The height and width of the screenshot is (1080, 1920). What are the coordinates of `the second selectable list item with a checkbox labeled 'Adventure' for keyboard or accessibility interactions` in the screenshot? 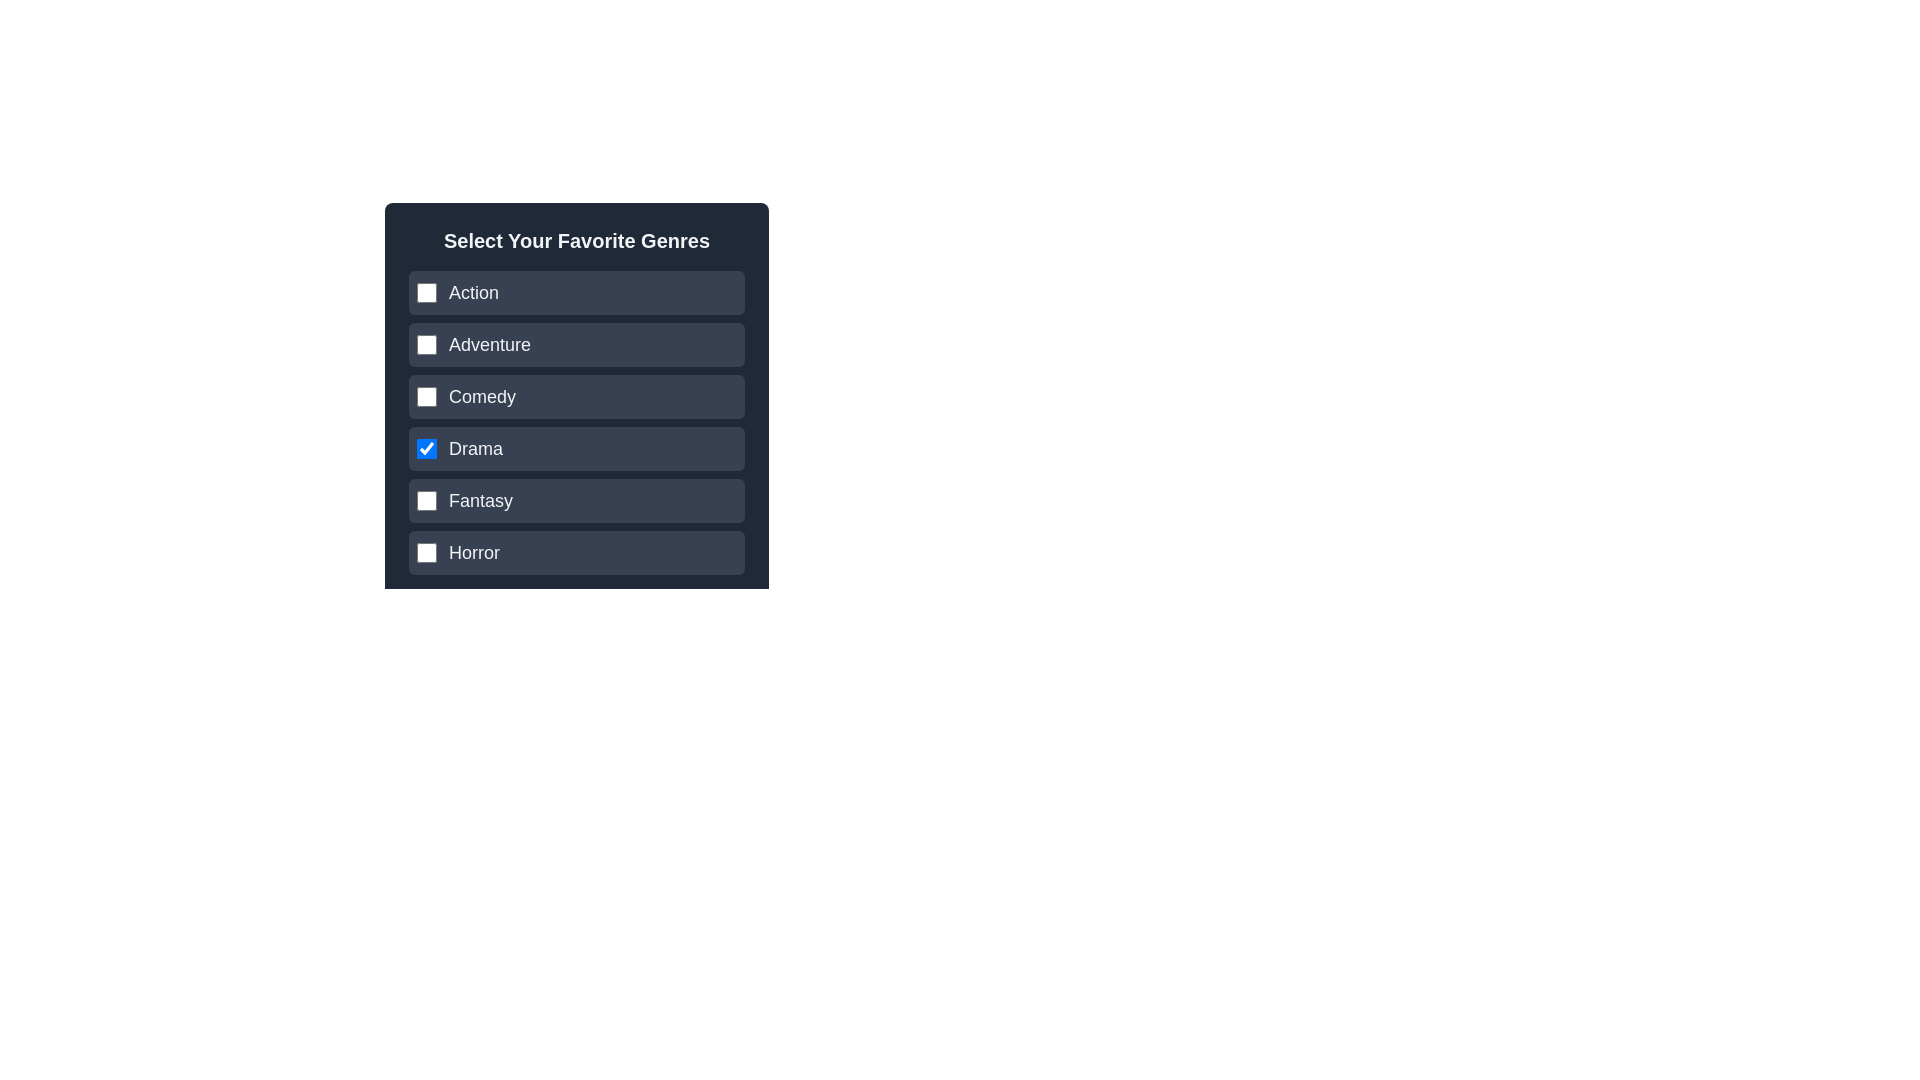 It's located at (575, 343).